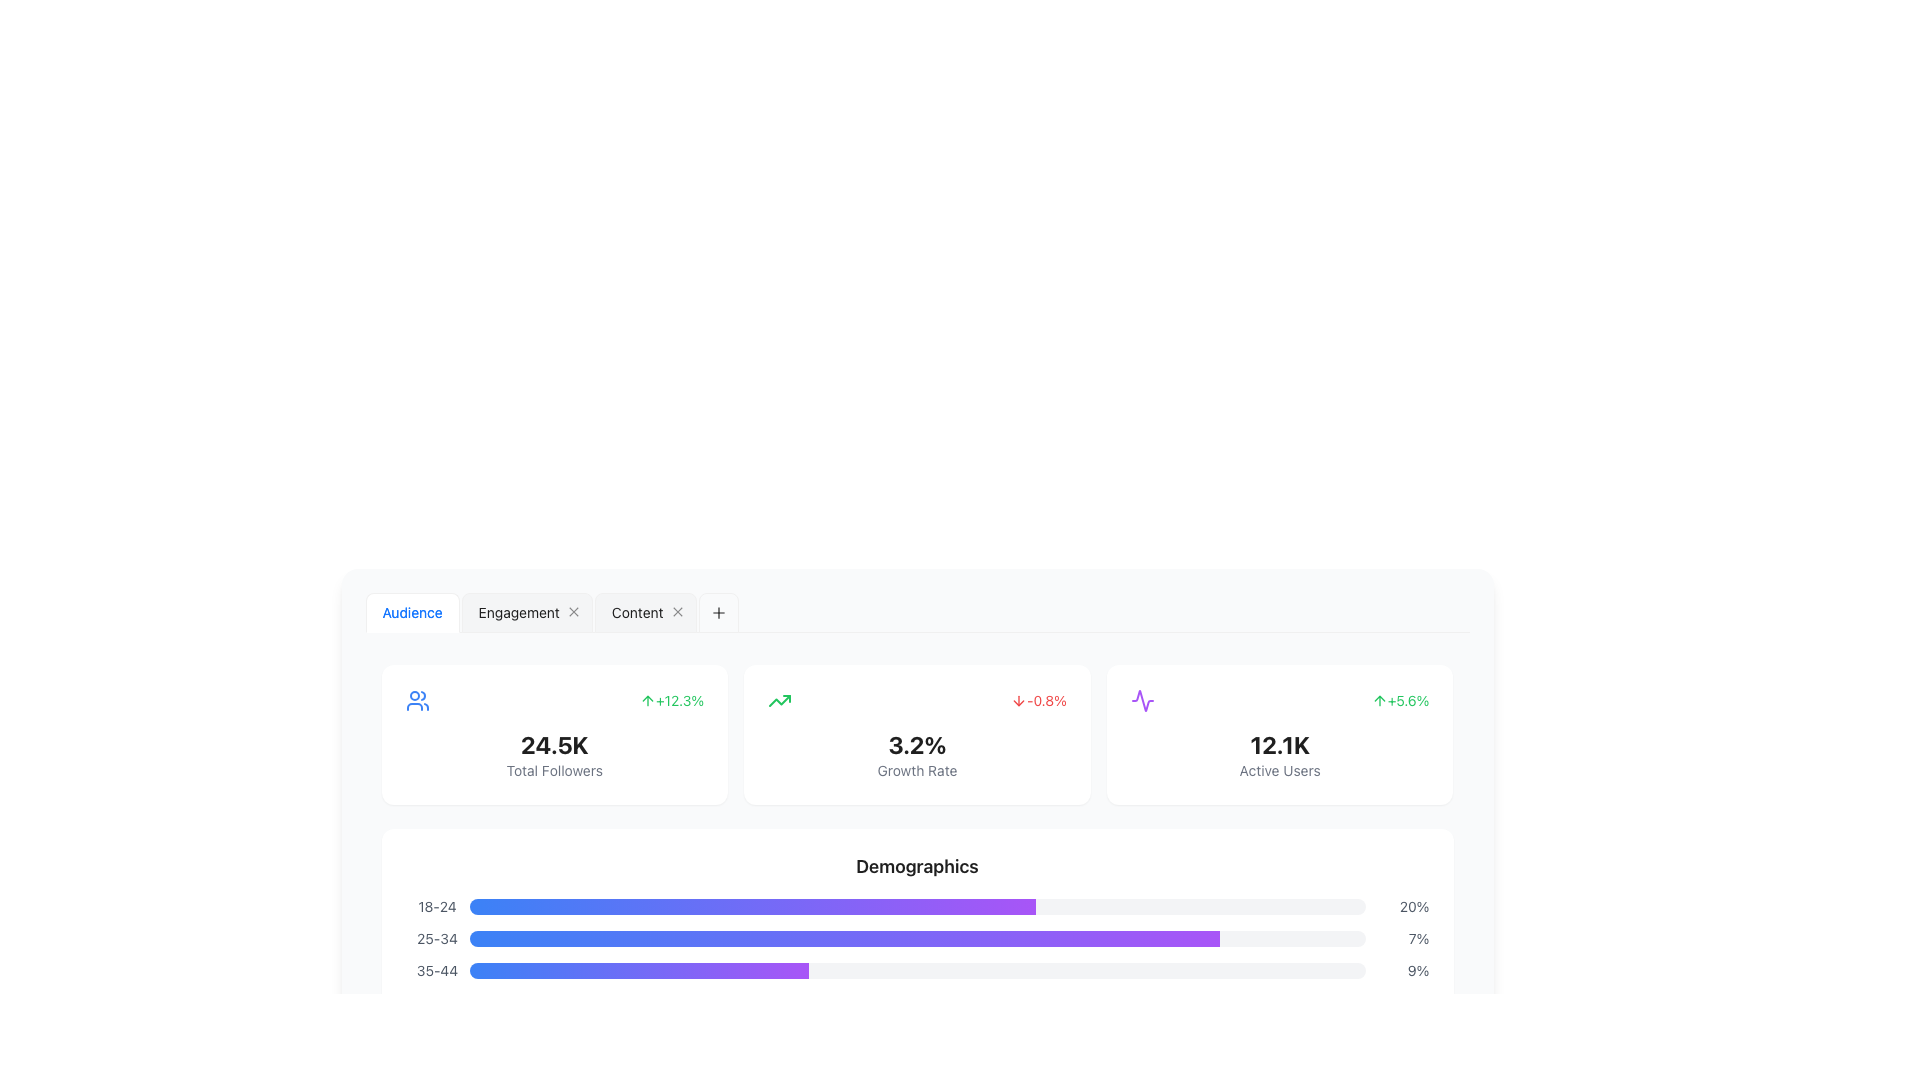 This screenshot has height=1080, width=1920. I want to click on the progress bar representing the demographic data metric for the '25-34' age group, which shows a percentage value of 7%. This is the second progress bar in the vertical list of demographic data visualizations, so click(916, 938).